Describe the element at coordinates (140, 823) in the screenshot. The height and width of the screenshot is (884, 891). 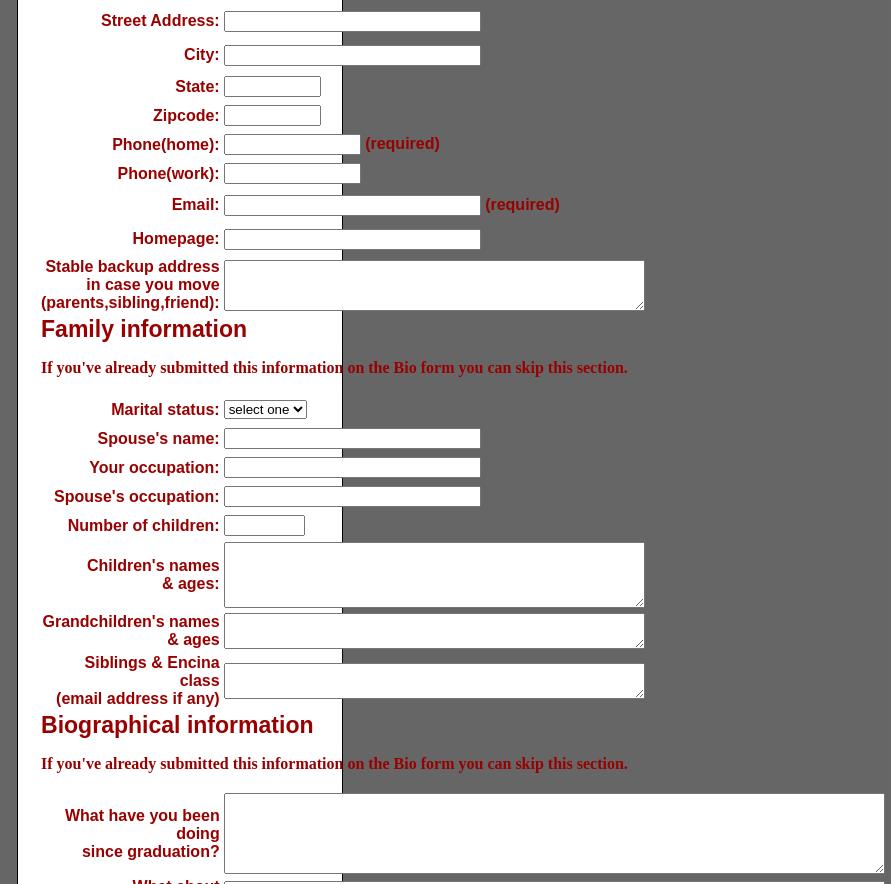
I see `'What have you been doing'` at that location.